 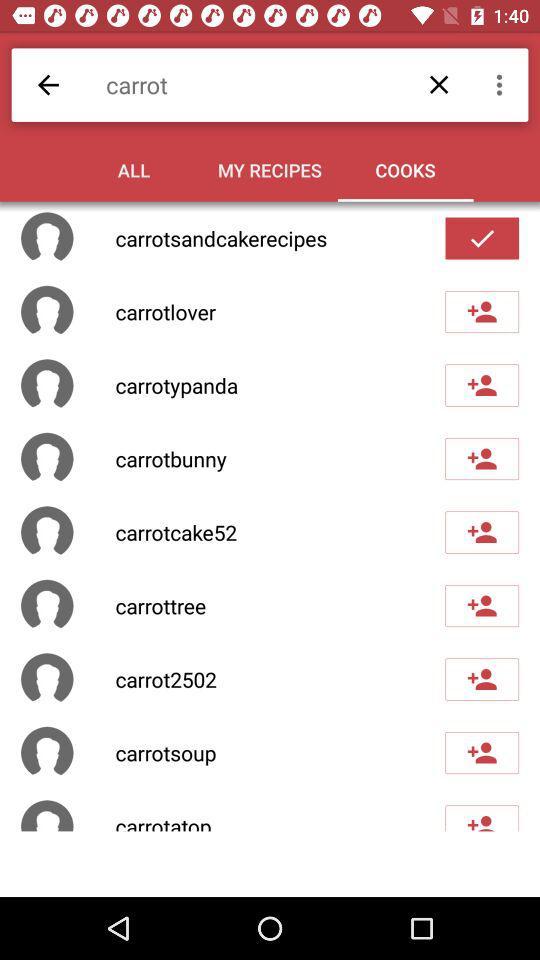 What do you see at coordinates (481, 312) in the screenshot?
I see `to list` at bounding box center [481, 312].